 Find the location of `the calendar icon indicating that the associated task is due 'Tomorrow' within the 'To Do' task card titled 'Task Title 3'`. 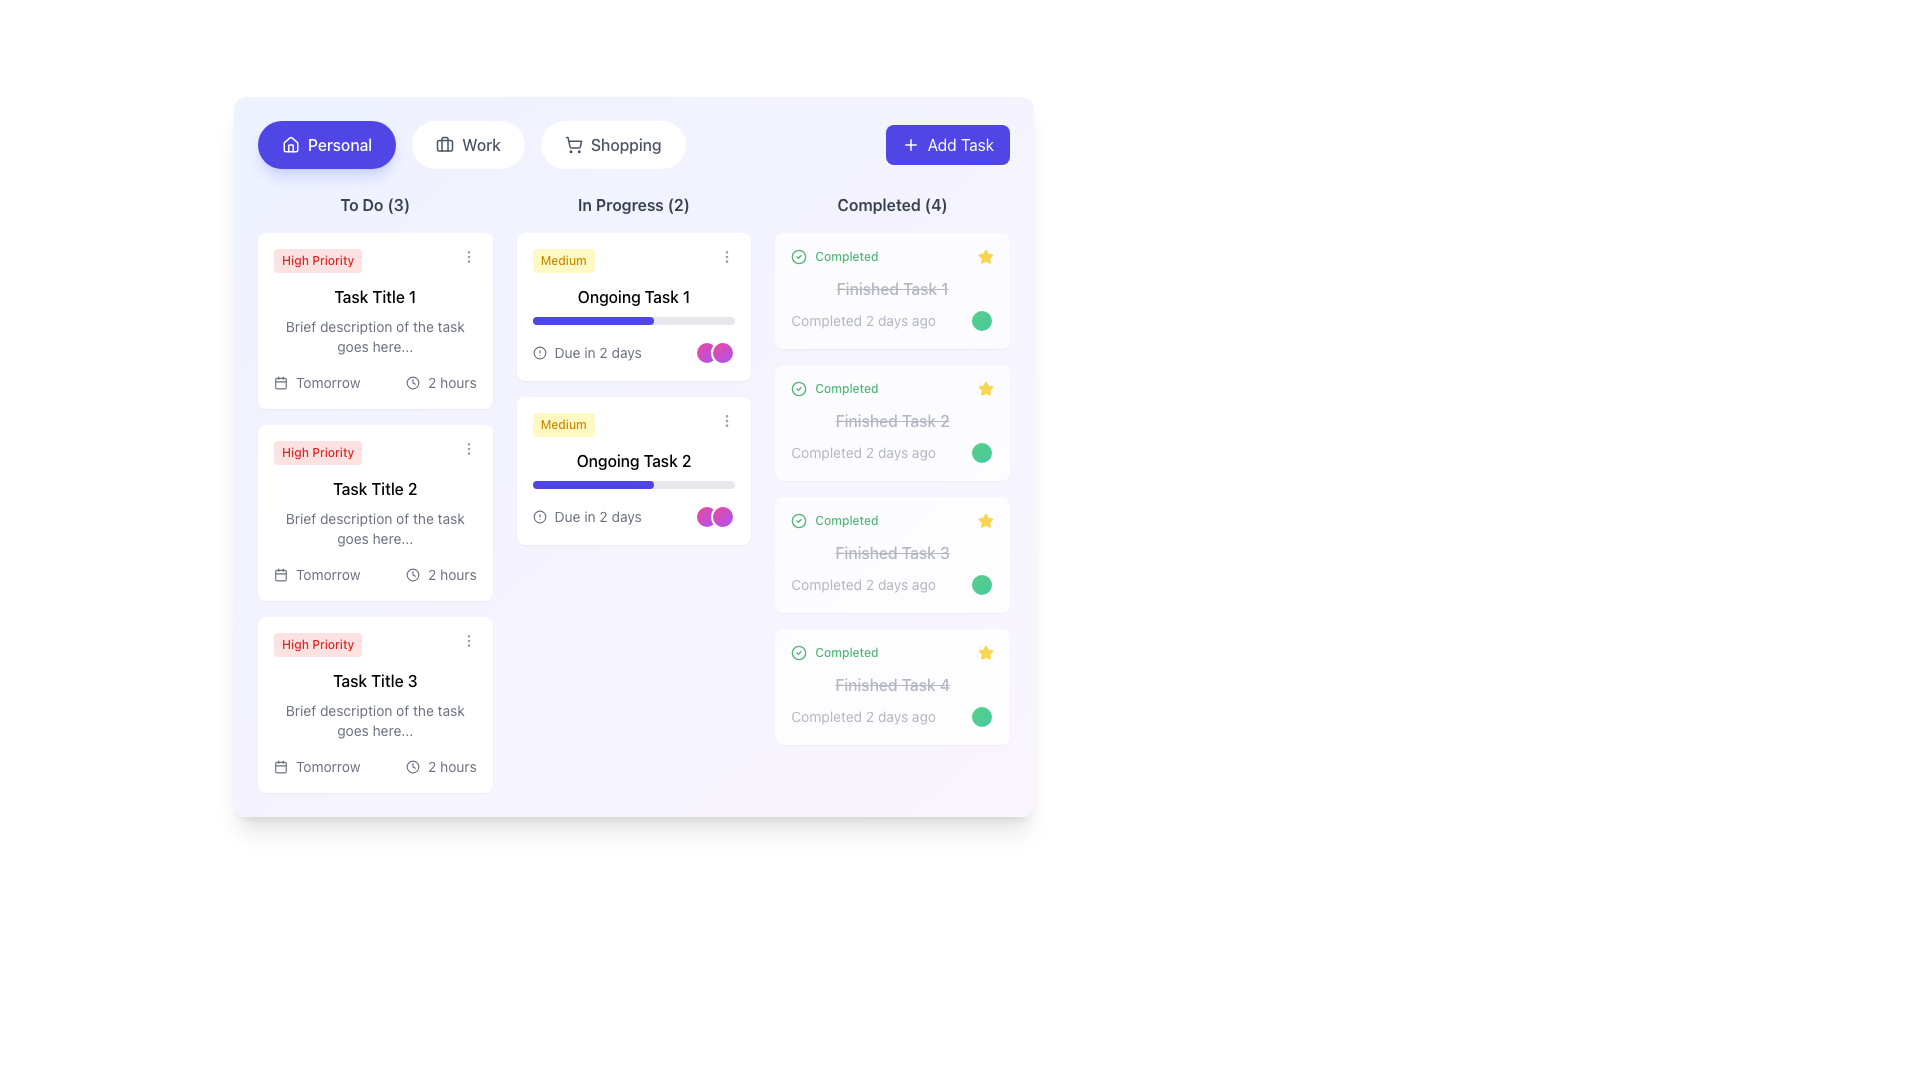

the calendar icon indicating that the associated task is due 'Tomorrow' within the 'To Do' task card titled 'Task Title 3' is located at coordinates (280, 766).